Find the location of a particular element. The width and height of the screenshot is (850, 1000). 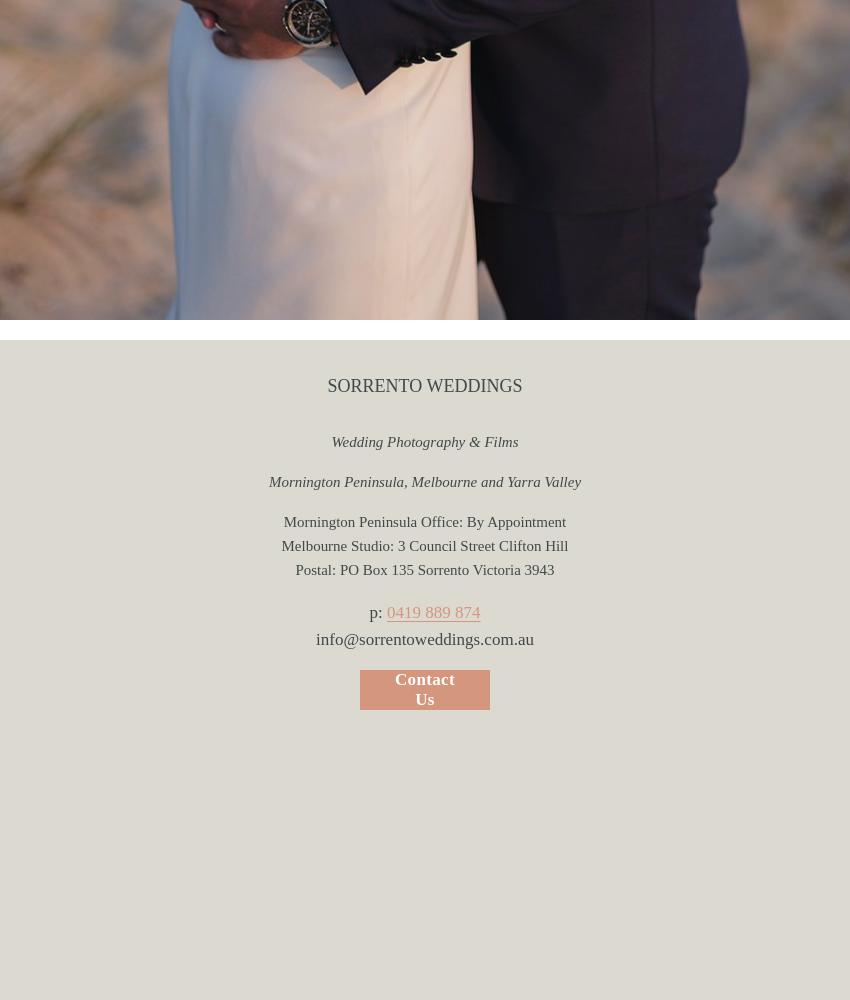

'p:' is located at coordinates (367, 610).